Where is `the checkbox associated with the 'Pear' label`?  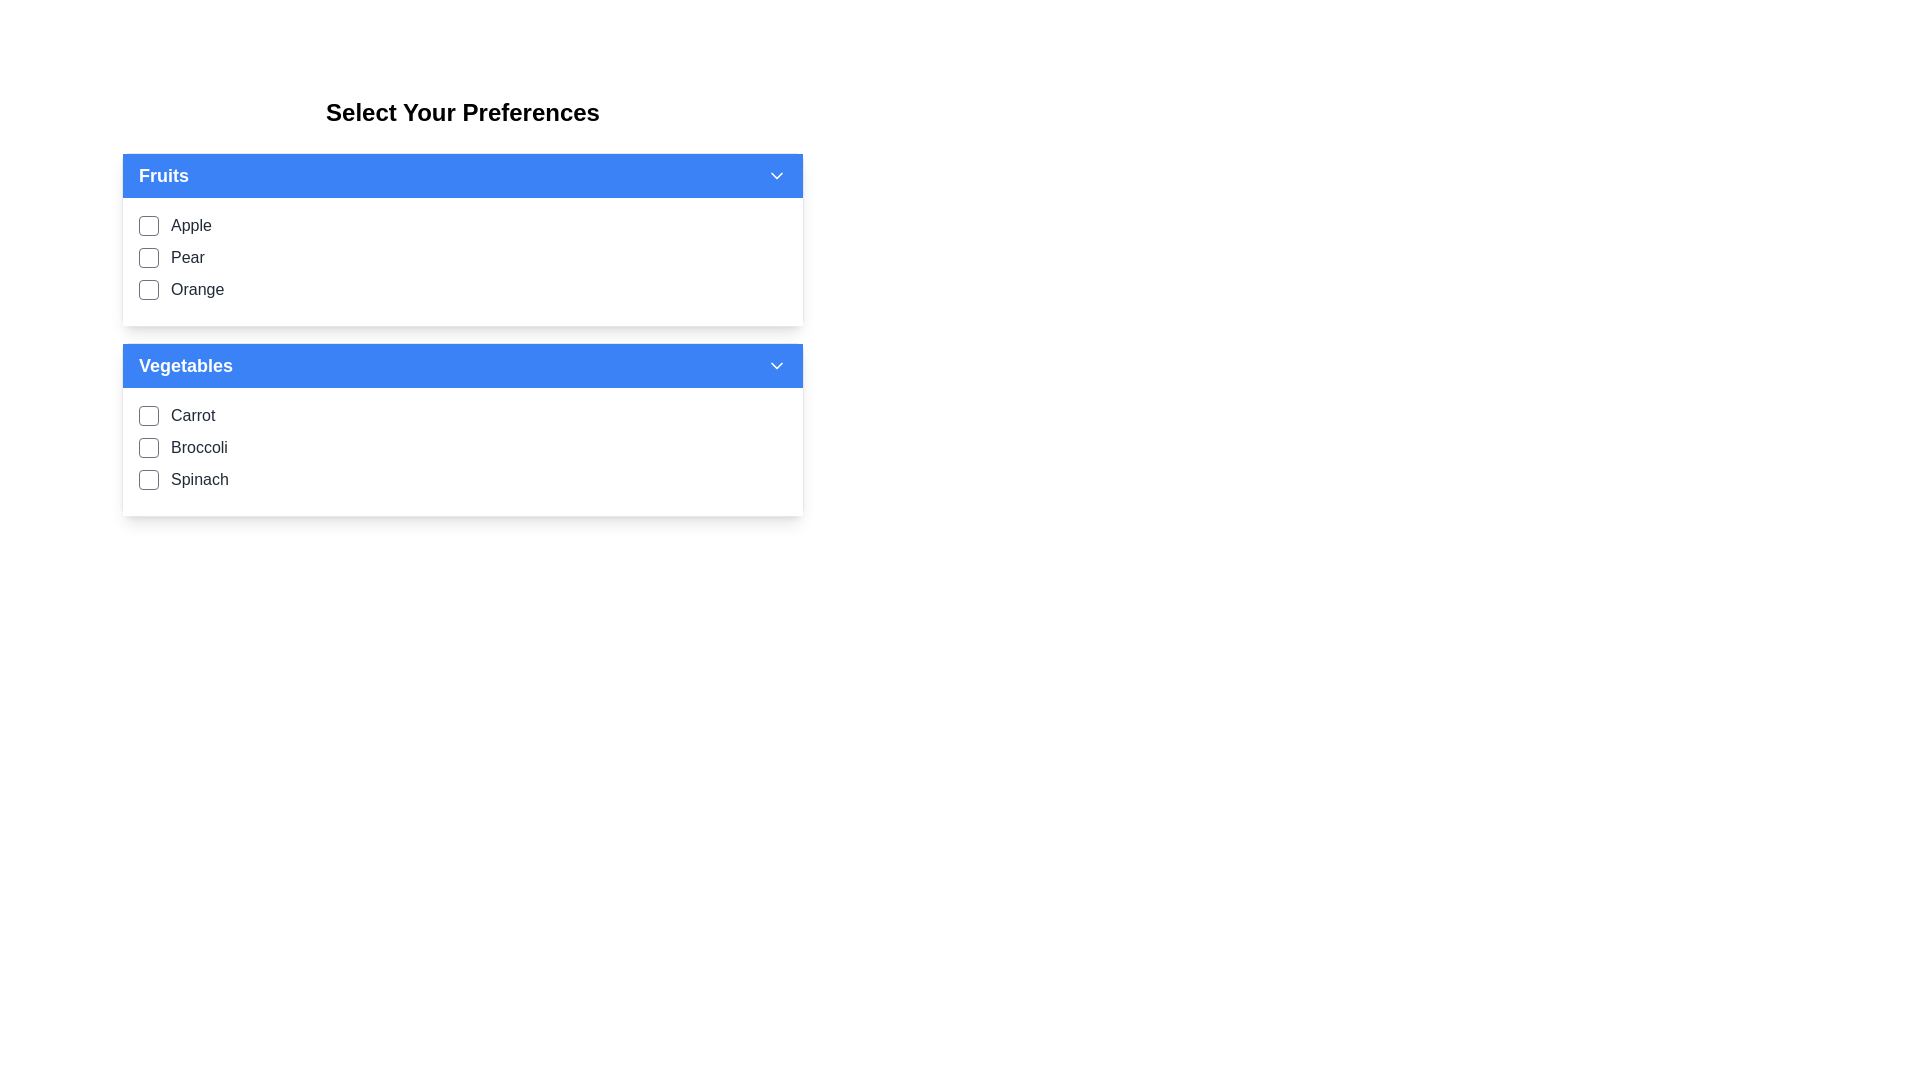
the checkbox associated with the 'Pear' label is located at coordinates (187, 257).